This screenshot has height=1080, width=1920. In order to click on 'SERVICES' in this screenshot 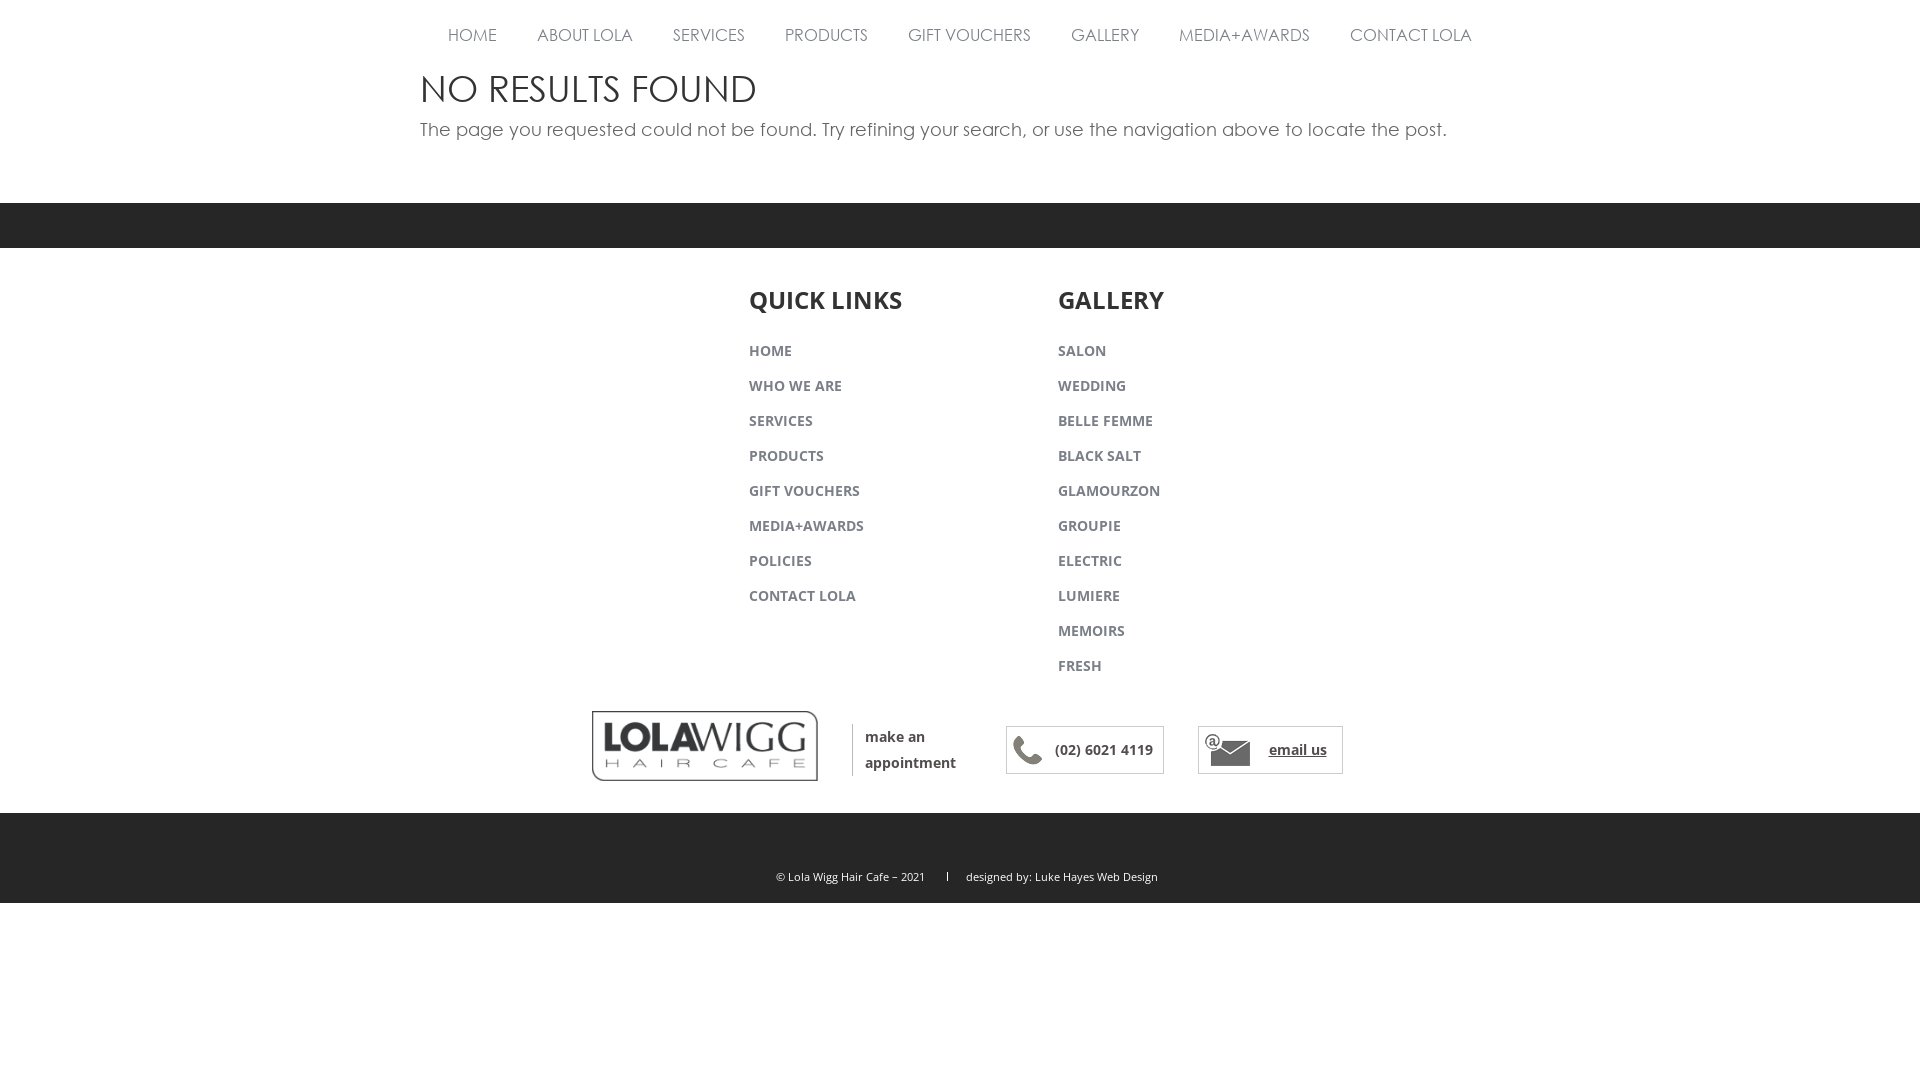, I will do `click(747, 421)`.